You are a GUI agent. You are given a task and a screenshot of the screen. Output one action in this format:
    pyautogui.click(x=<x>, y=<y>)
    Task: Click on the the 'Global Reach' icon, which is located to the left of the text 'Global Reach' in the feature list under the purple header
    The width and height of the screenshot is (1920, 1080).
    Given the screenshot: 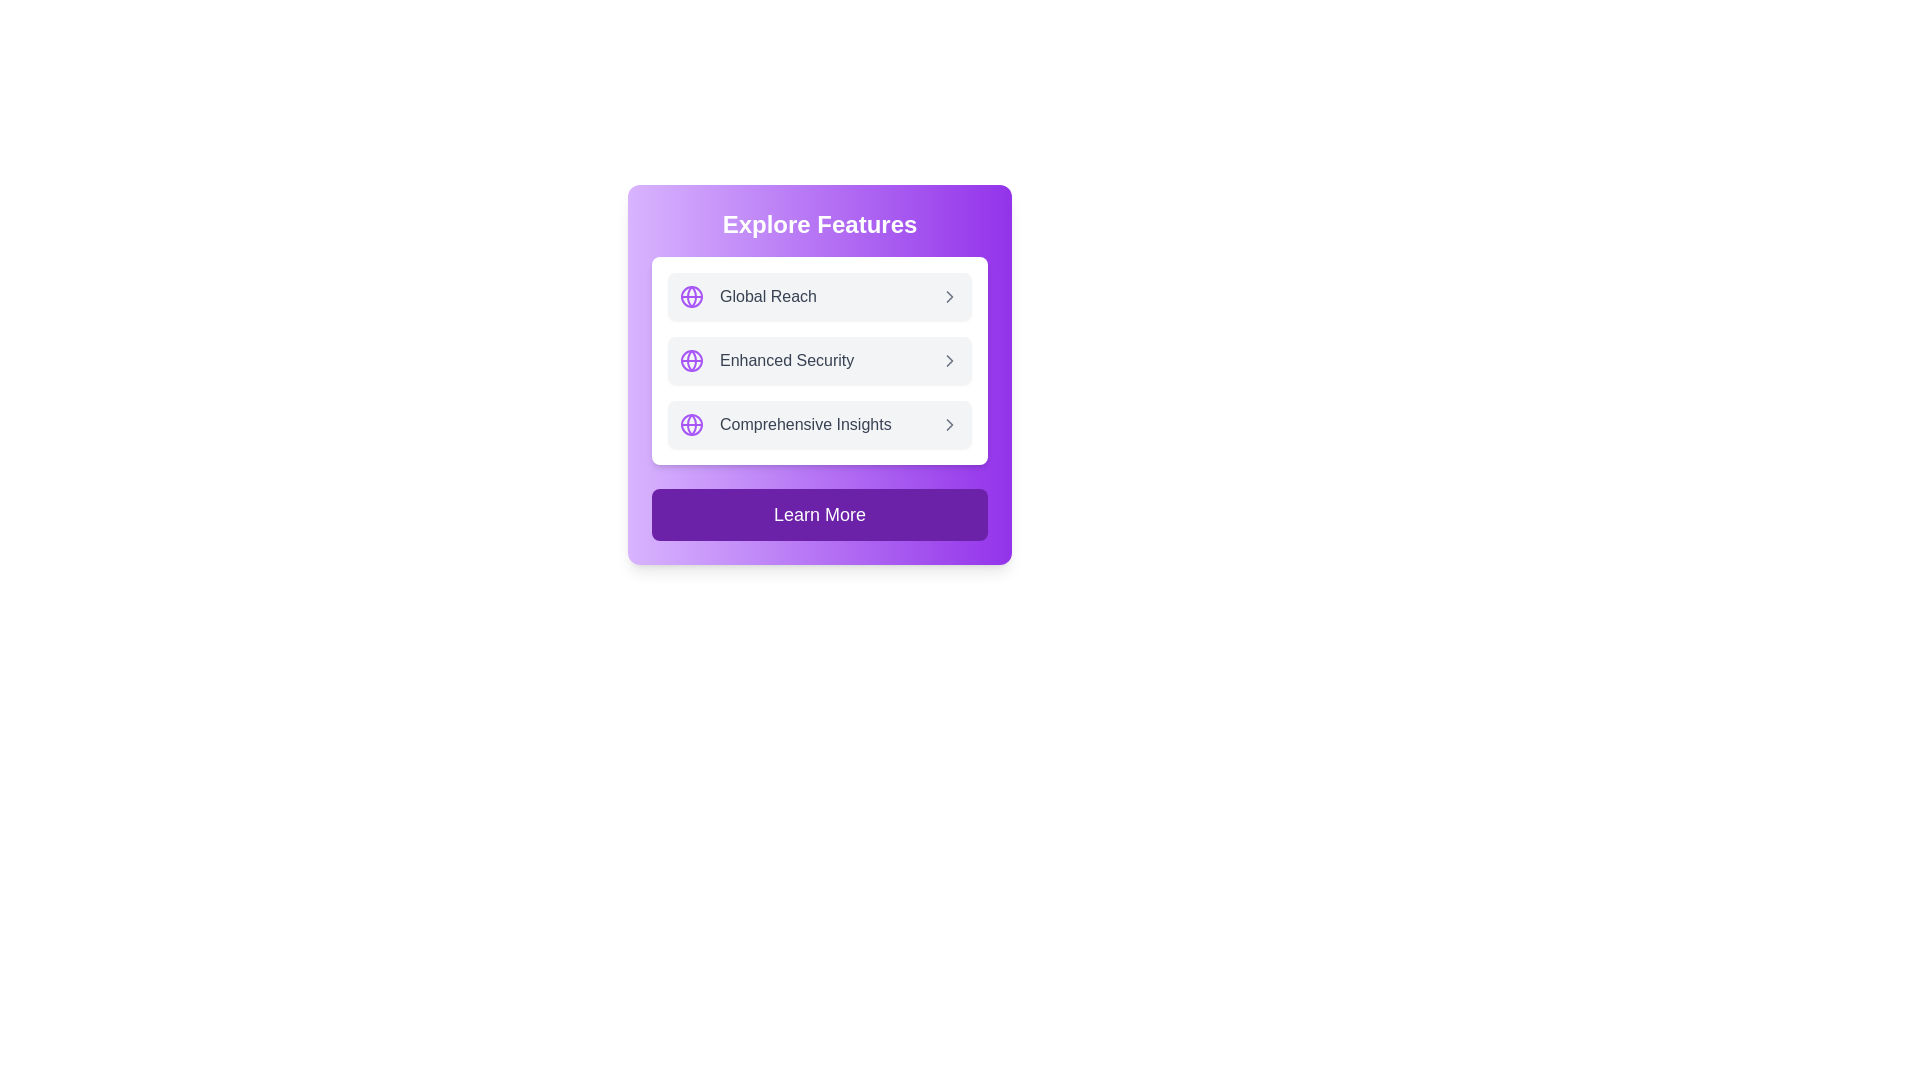 What is the action you would take?
    pyautogui.click(x=691, y=297)
    